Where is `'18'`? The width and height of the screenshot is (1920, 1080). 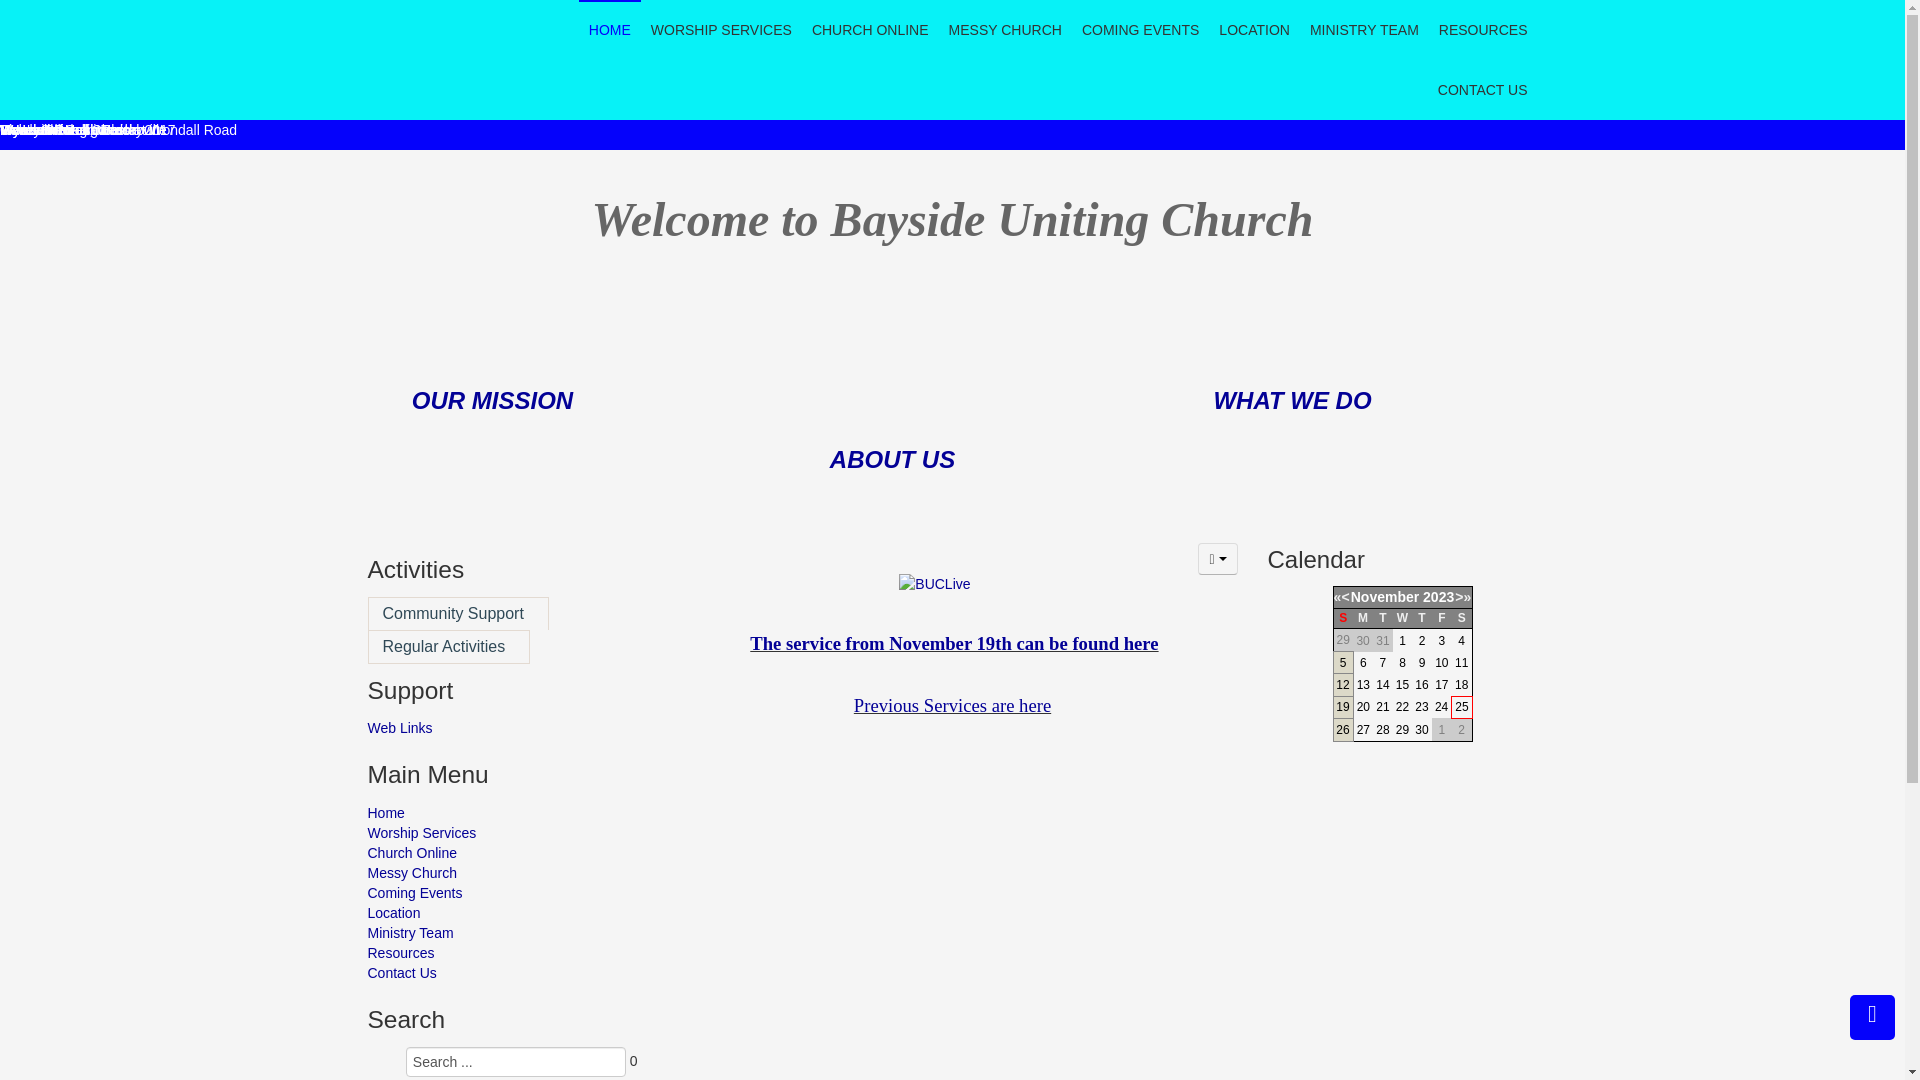
'18' is located at coordinates (1461, 684).